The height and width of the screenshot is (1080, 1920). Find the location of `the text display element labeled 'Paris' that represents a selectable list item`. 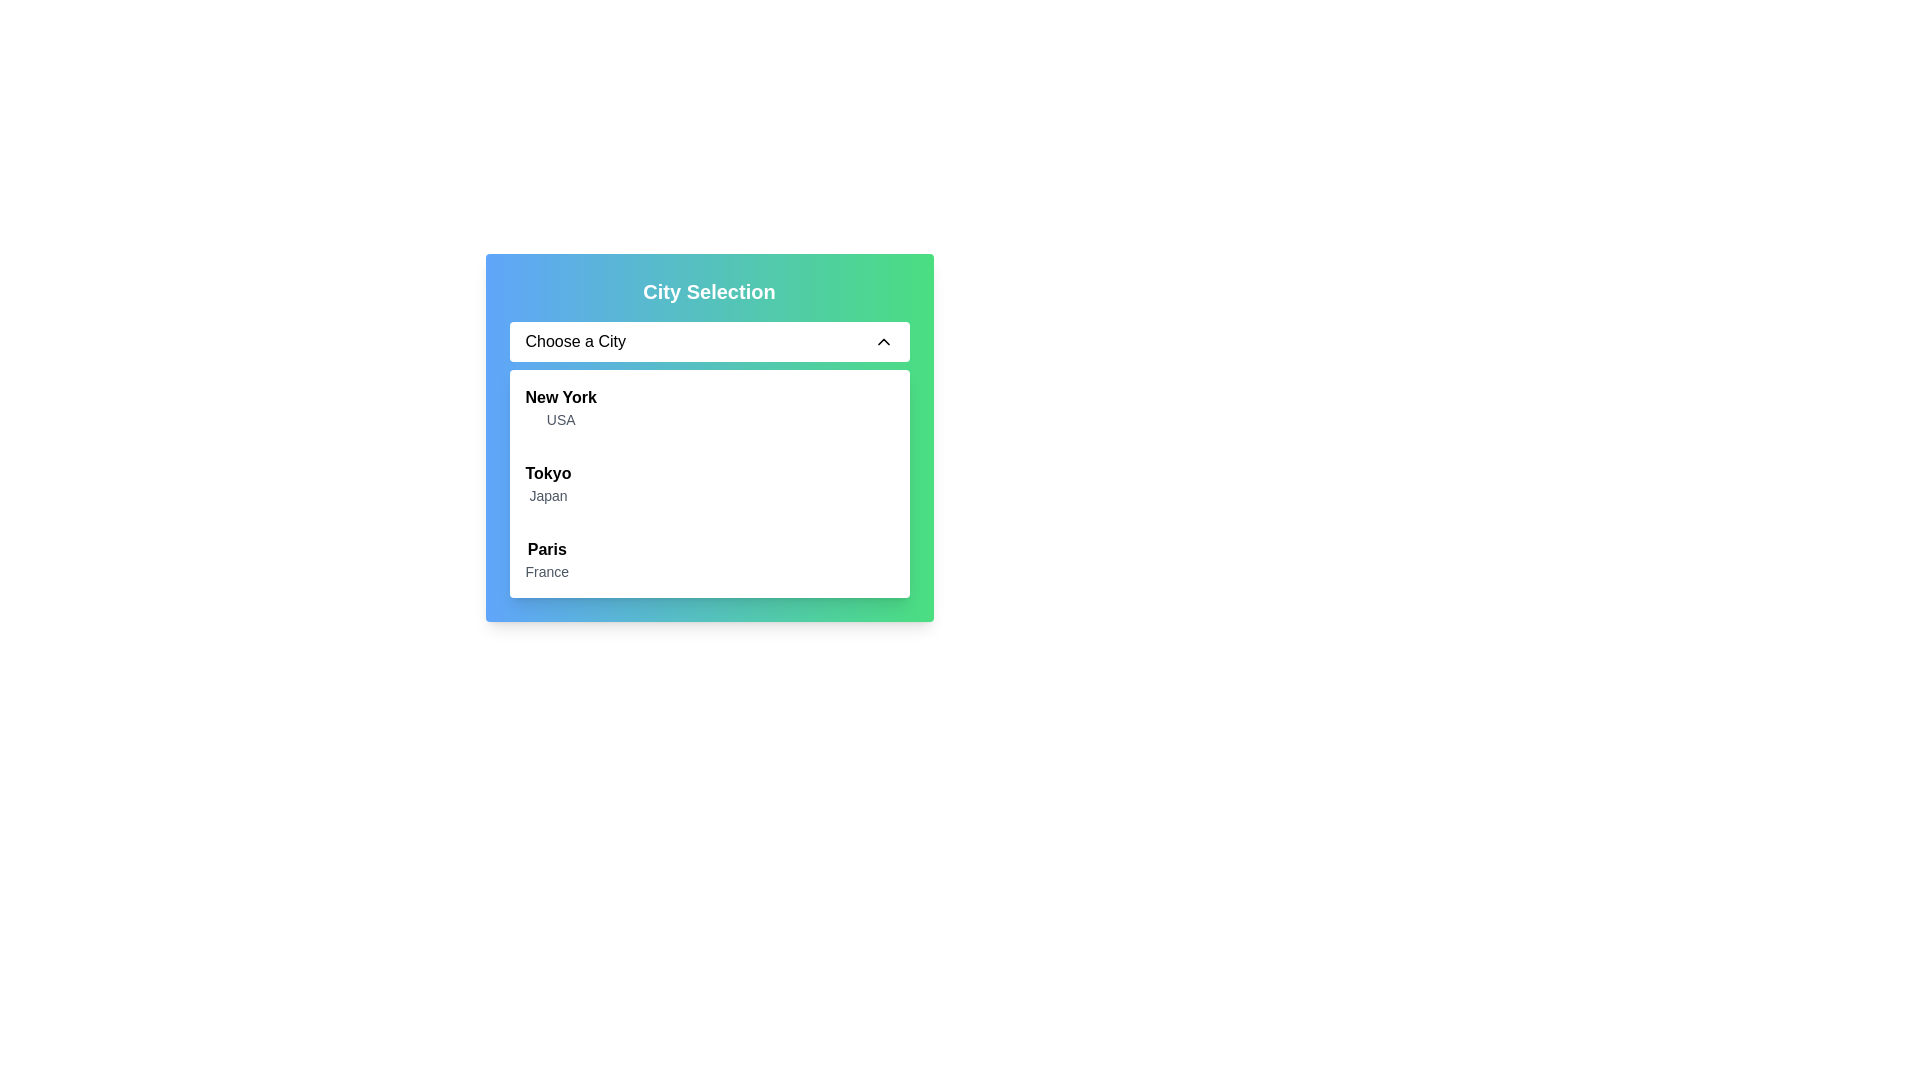

the text display element labeled 'Paris' that represents a selectable list item is located at coordinates (547, 559).